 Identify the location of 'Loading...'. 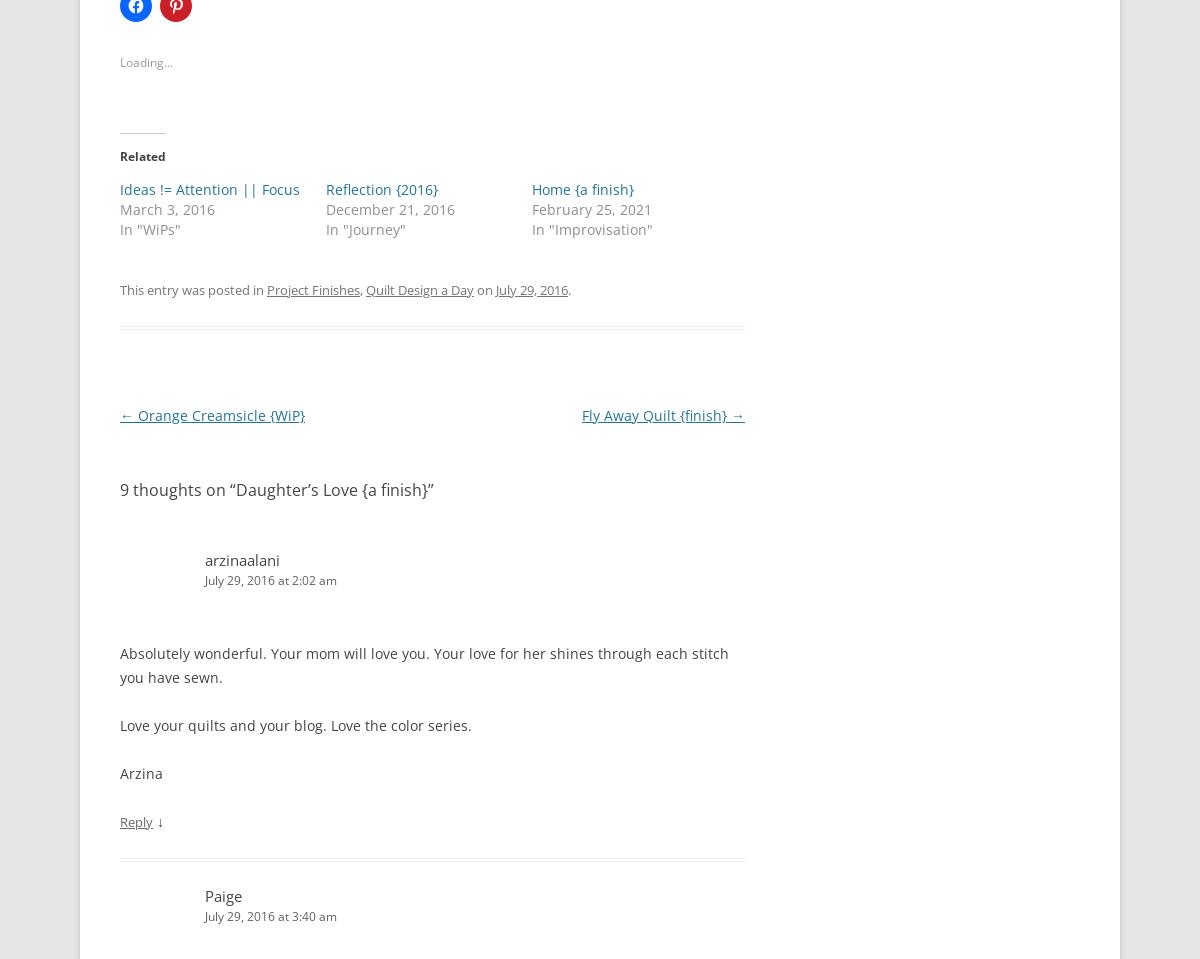
(146, 60).